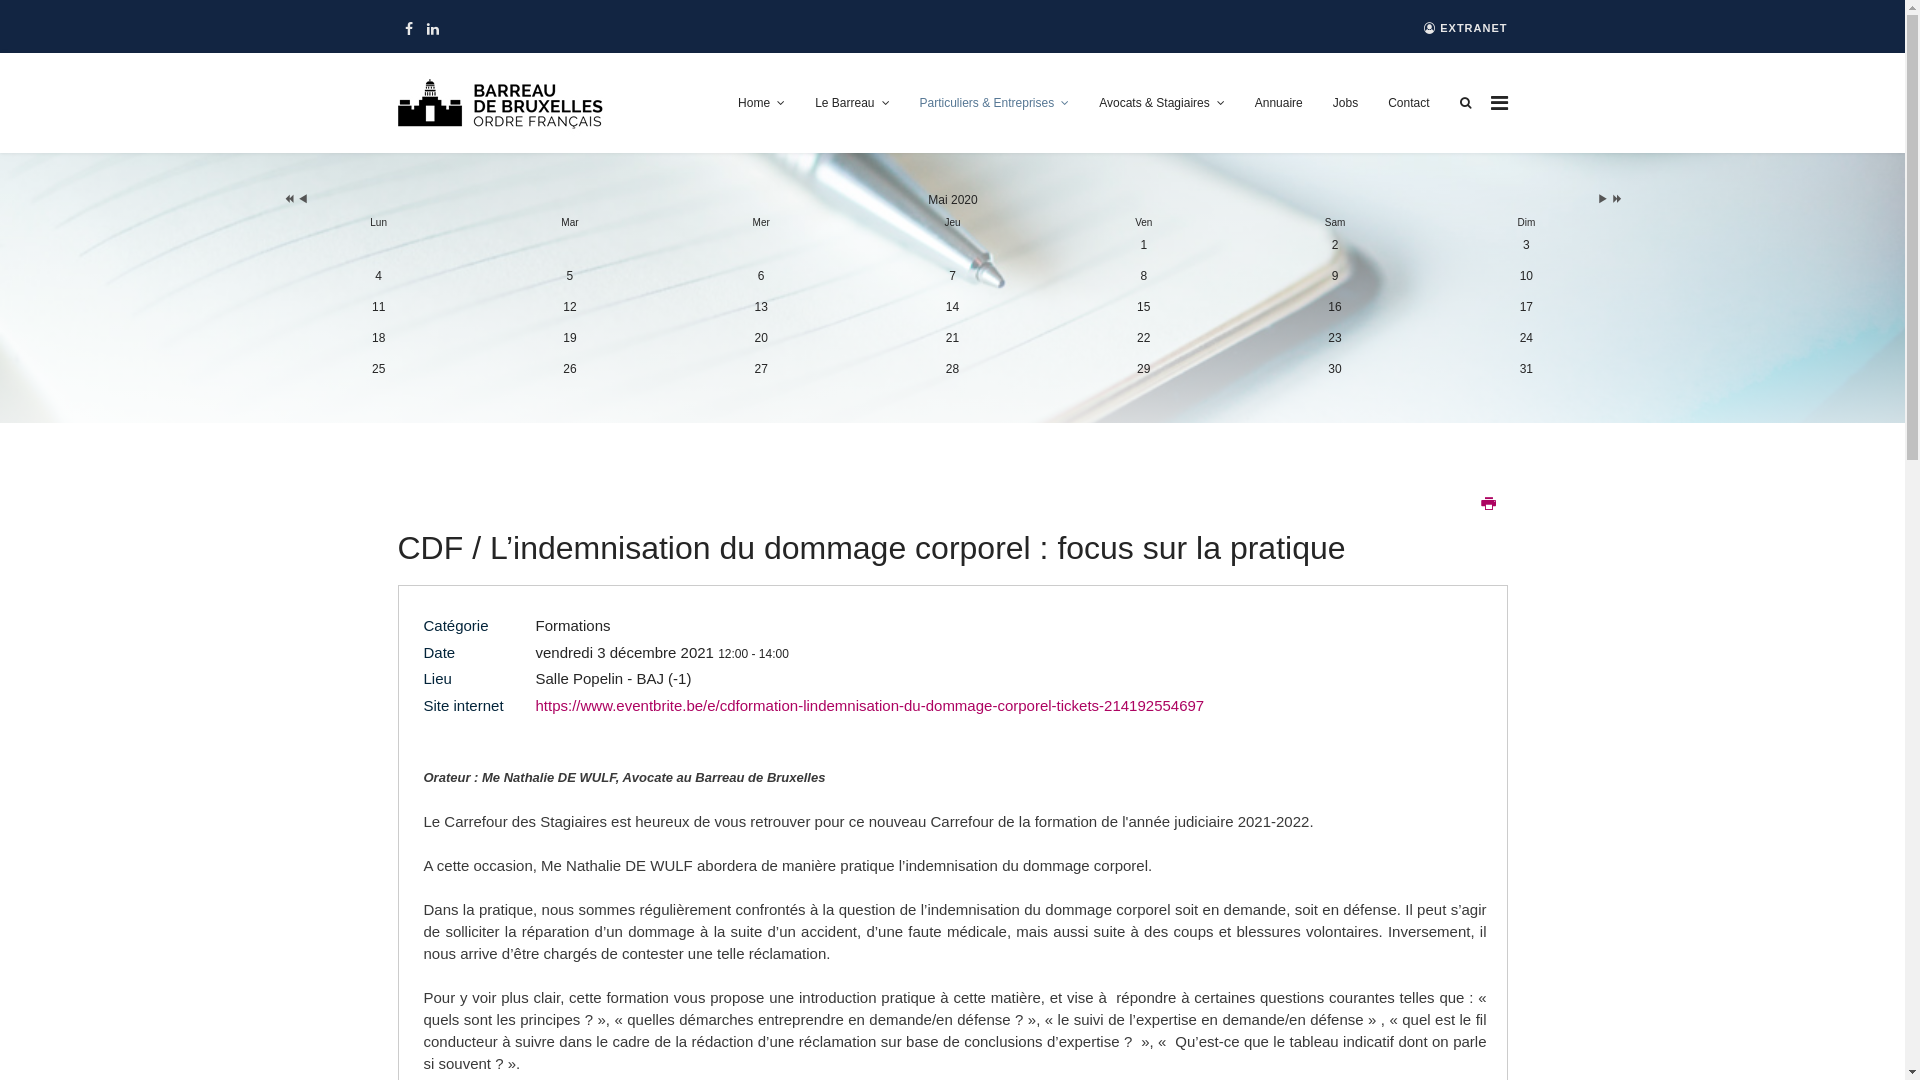 This screenshot has height=1080, width=1920. What do you see at coordinates (1371, 103) in the screenshot?
I see `'Contact'` at bounding box center [1371, 103].